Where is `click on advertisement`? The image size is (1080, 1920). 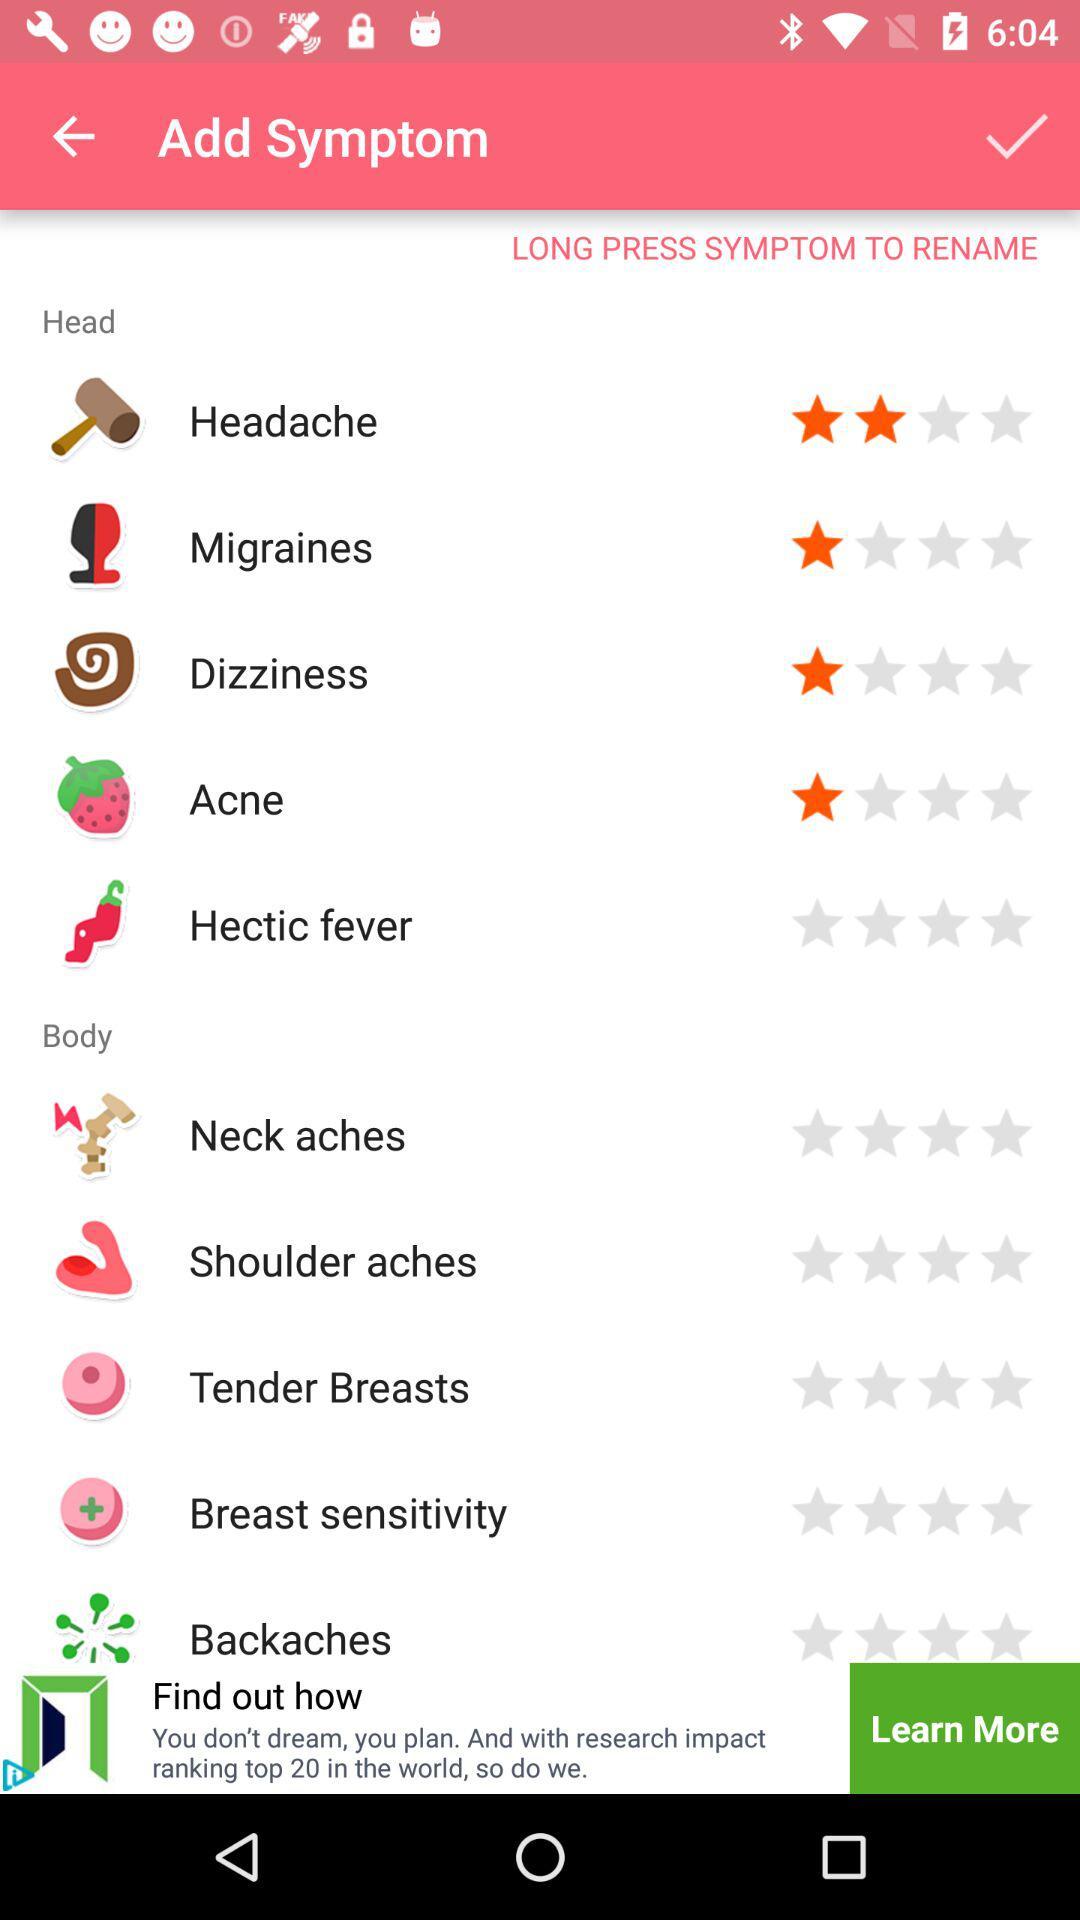 click on advertisement is located at coordinates (18, 1775).